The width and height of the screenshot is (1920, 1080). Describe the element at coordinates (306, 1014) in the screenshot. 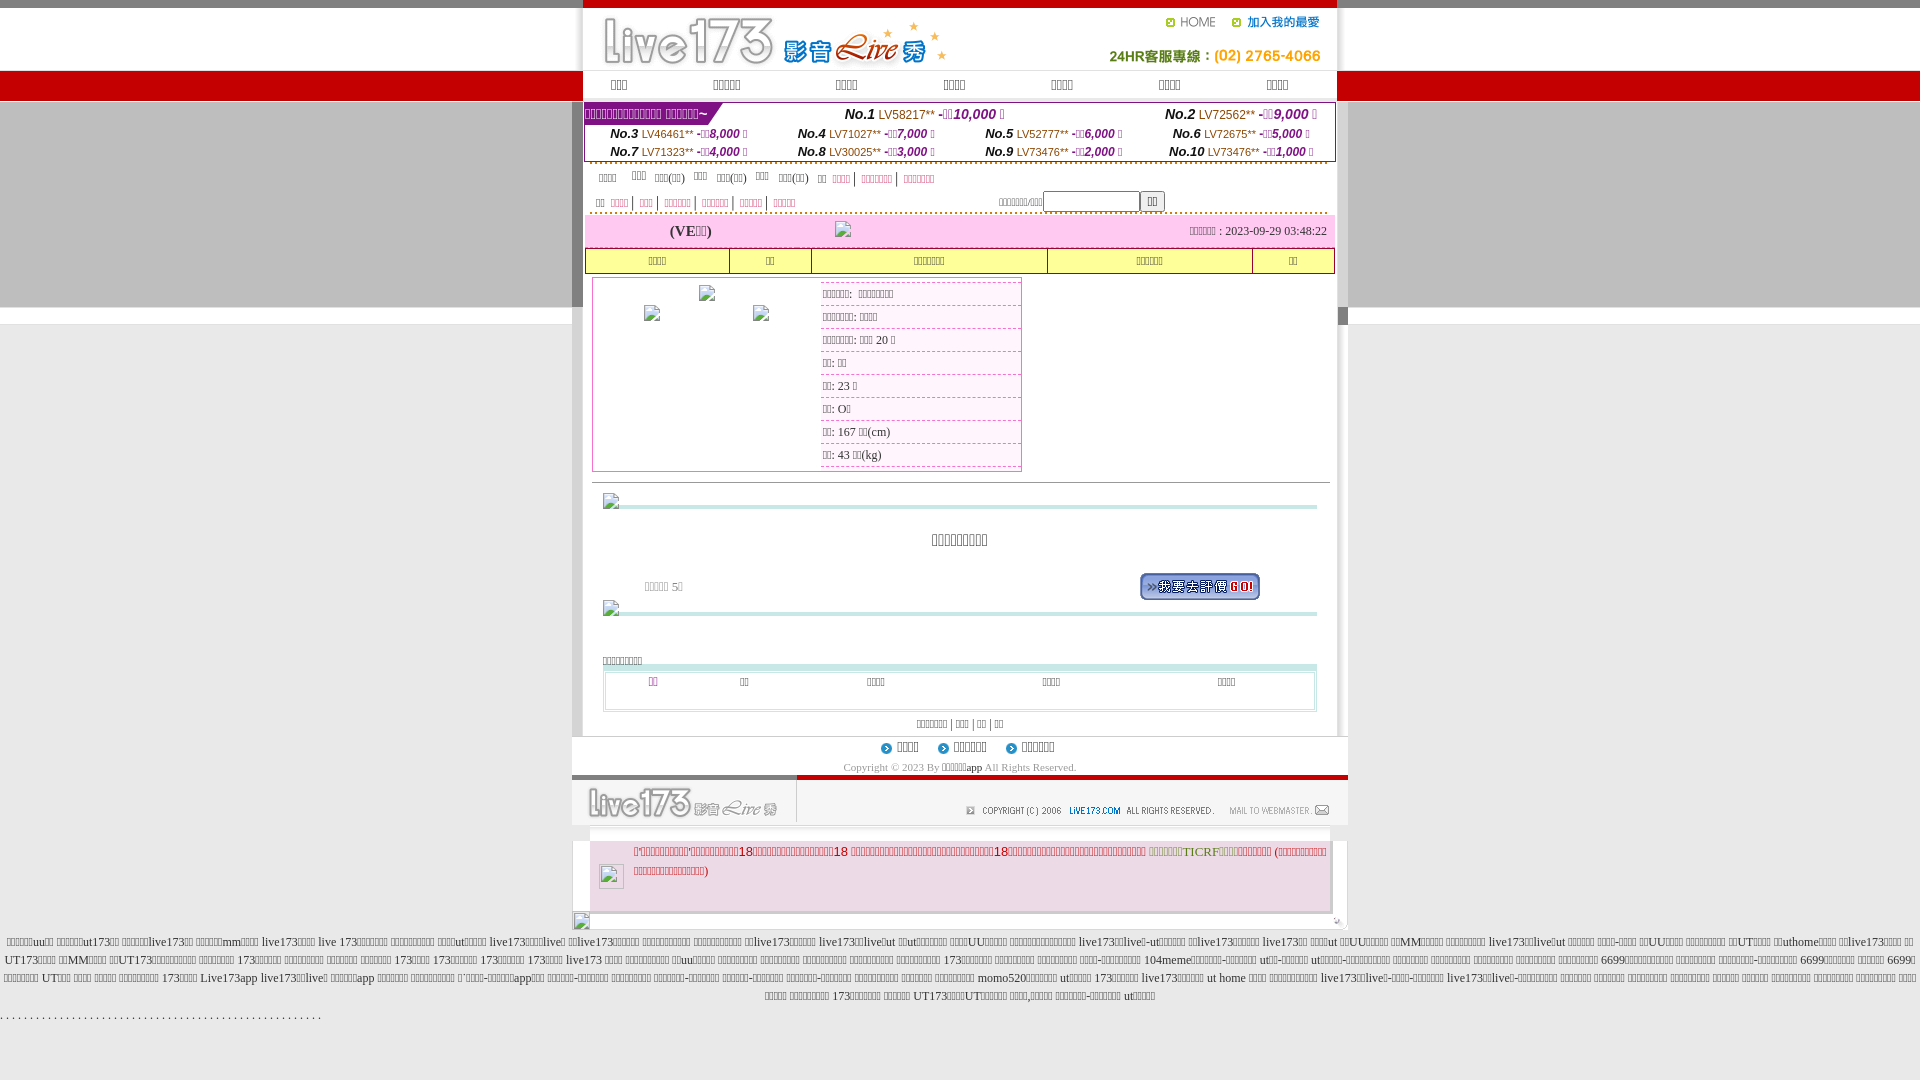

I see `'.'` at that location.